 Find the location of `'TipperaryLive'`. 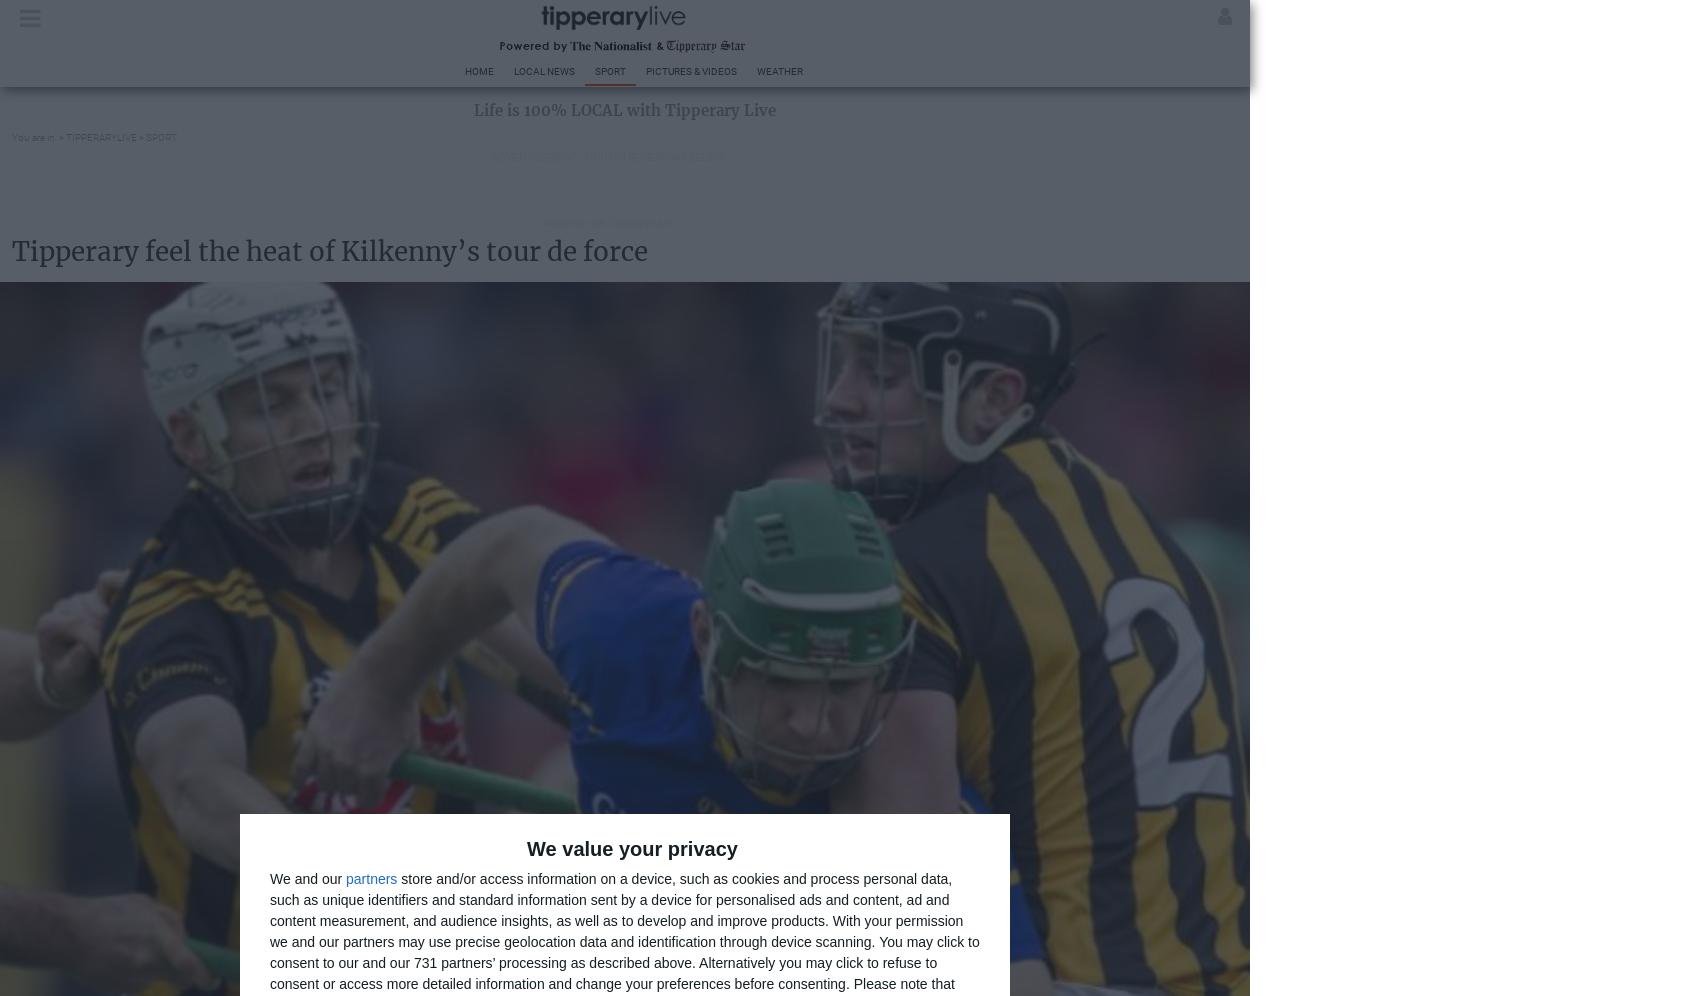

'TipperaryLive' is located at coordinates (65, 136).